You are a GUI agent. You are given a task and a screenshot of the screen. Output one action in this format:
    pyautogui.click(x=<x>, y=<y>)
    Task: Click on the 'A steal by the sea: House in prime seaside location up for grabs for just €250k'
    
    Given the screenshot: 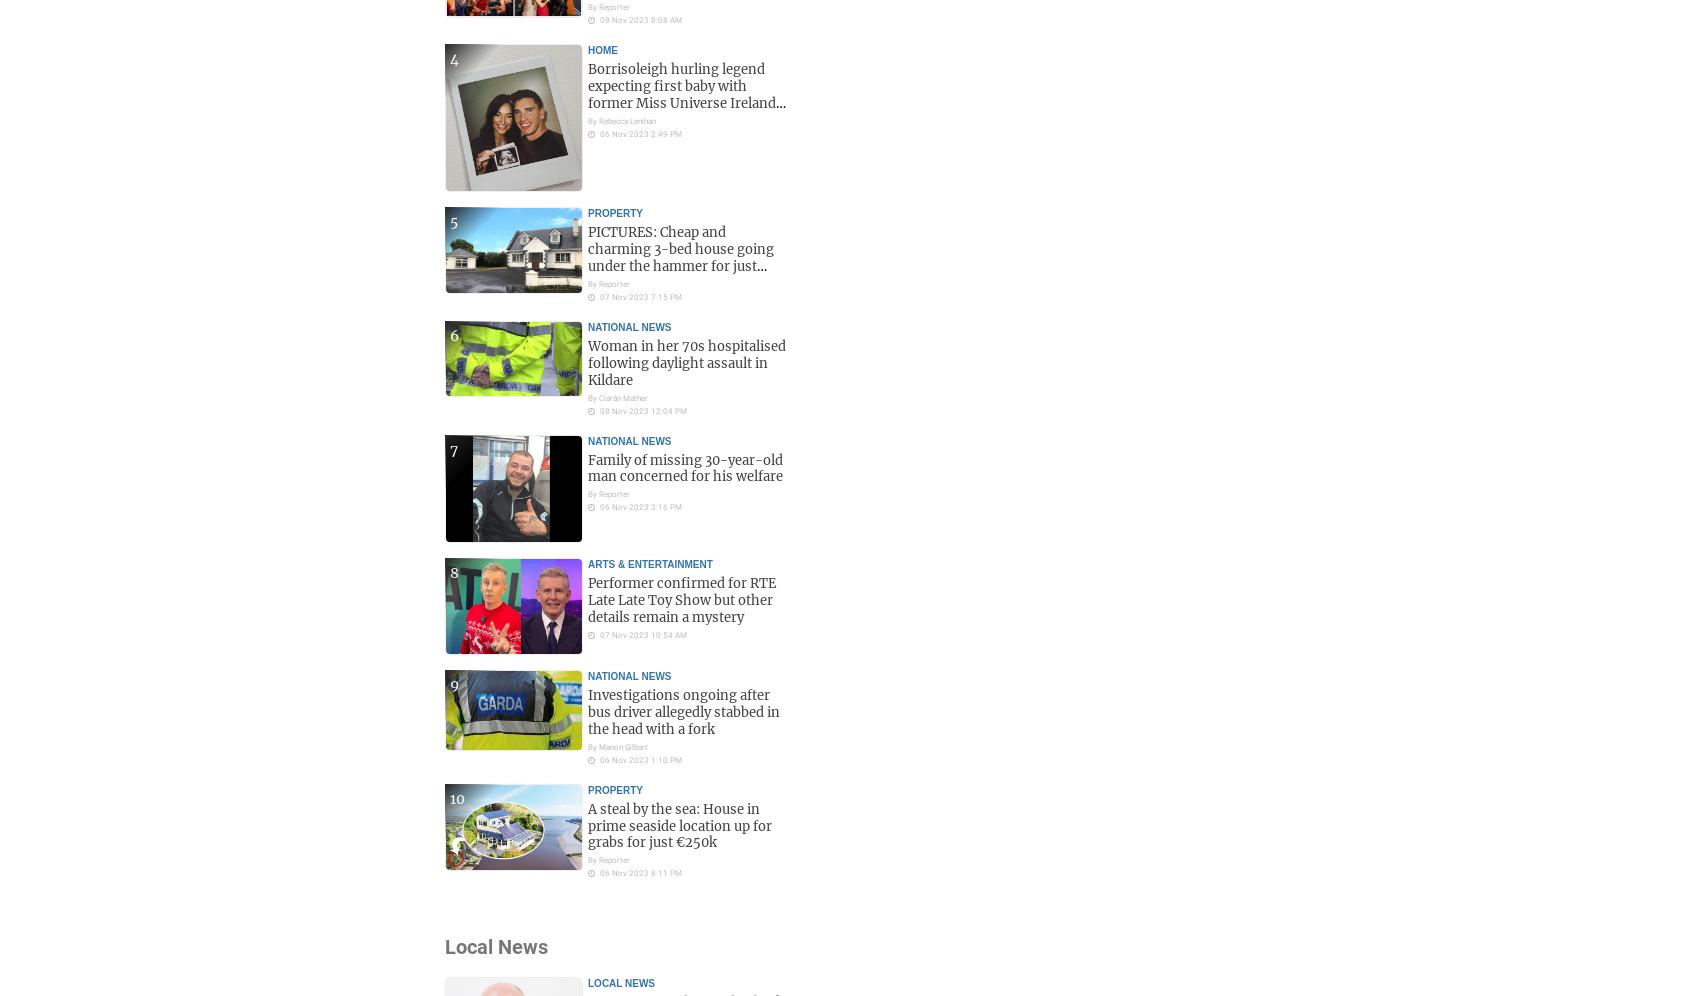 What is the action you would take?
    pyautogui.click(x=680, y=824)
    